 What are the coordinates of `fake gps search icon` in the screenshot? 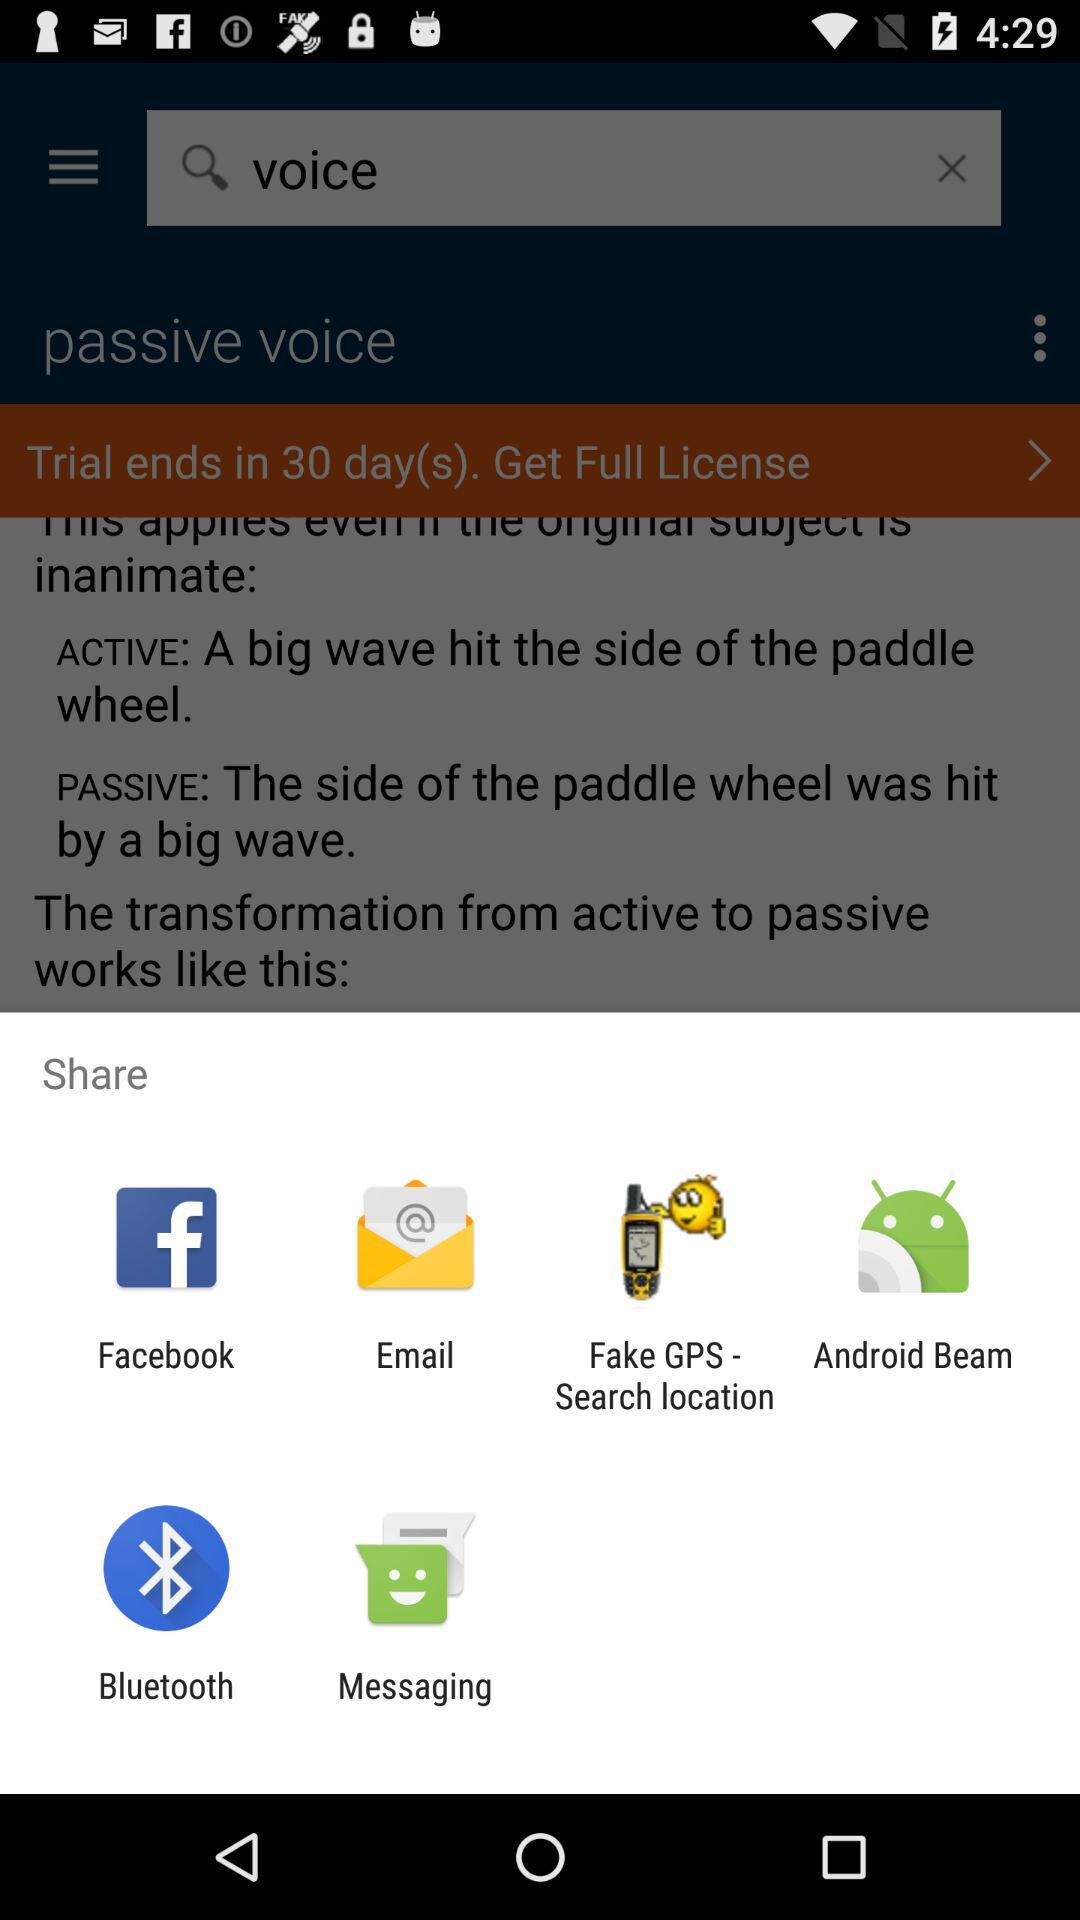 It's located at (664, 1374).